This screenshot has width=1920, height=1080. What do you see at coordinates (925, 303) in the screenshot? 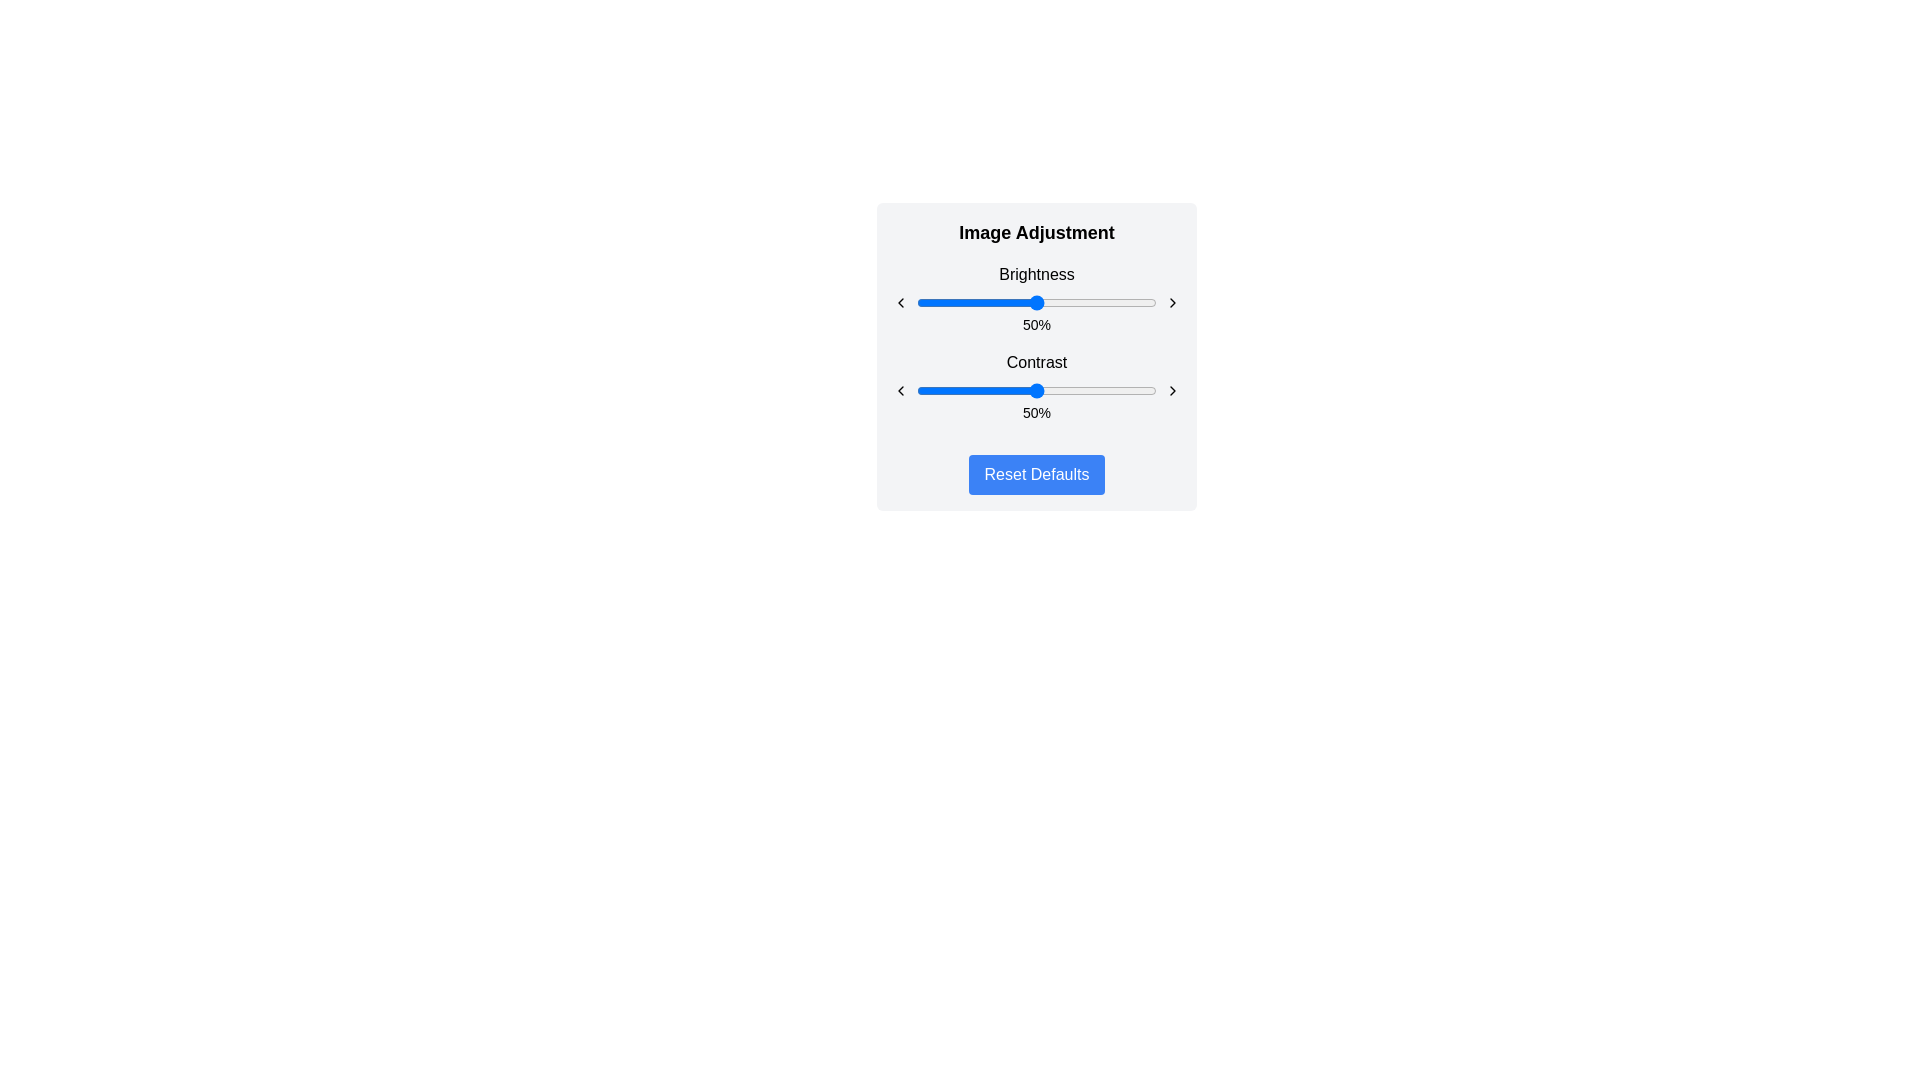
I see `brightness` at bounding box center [925, 303].